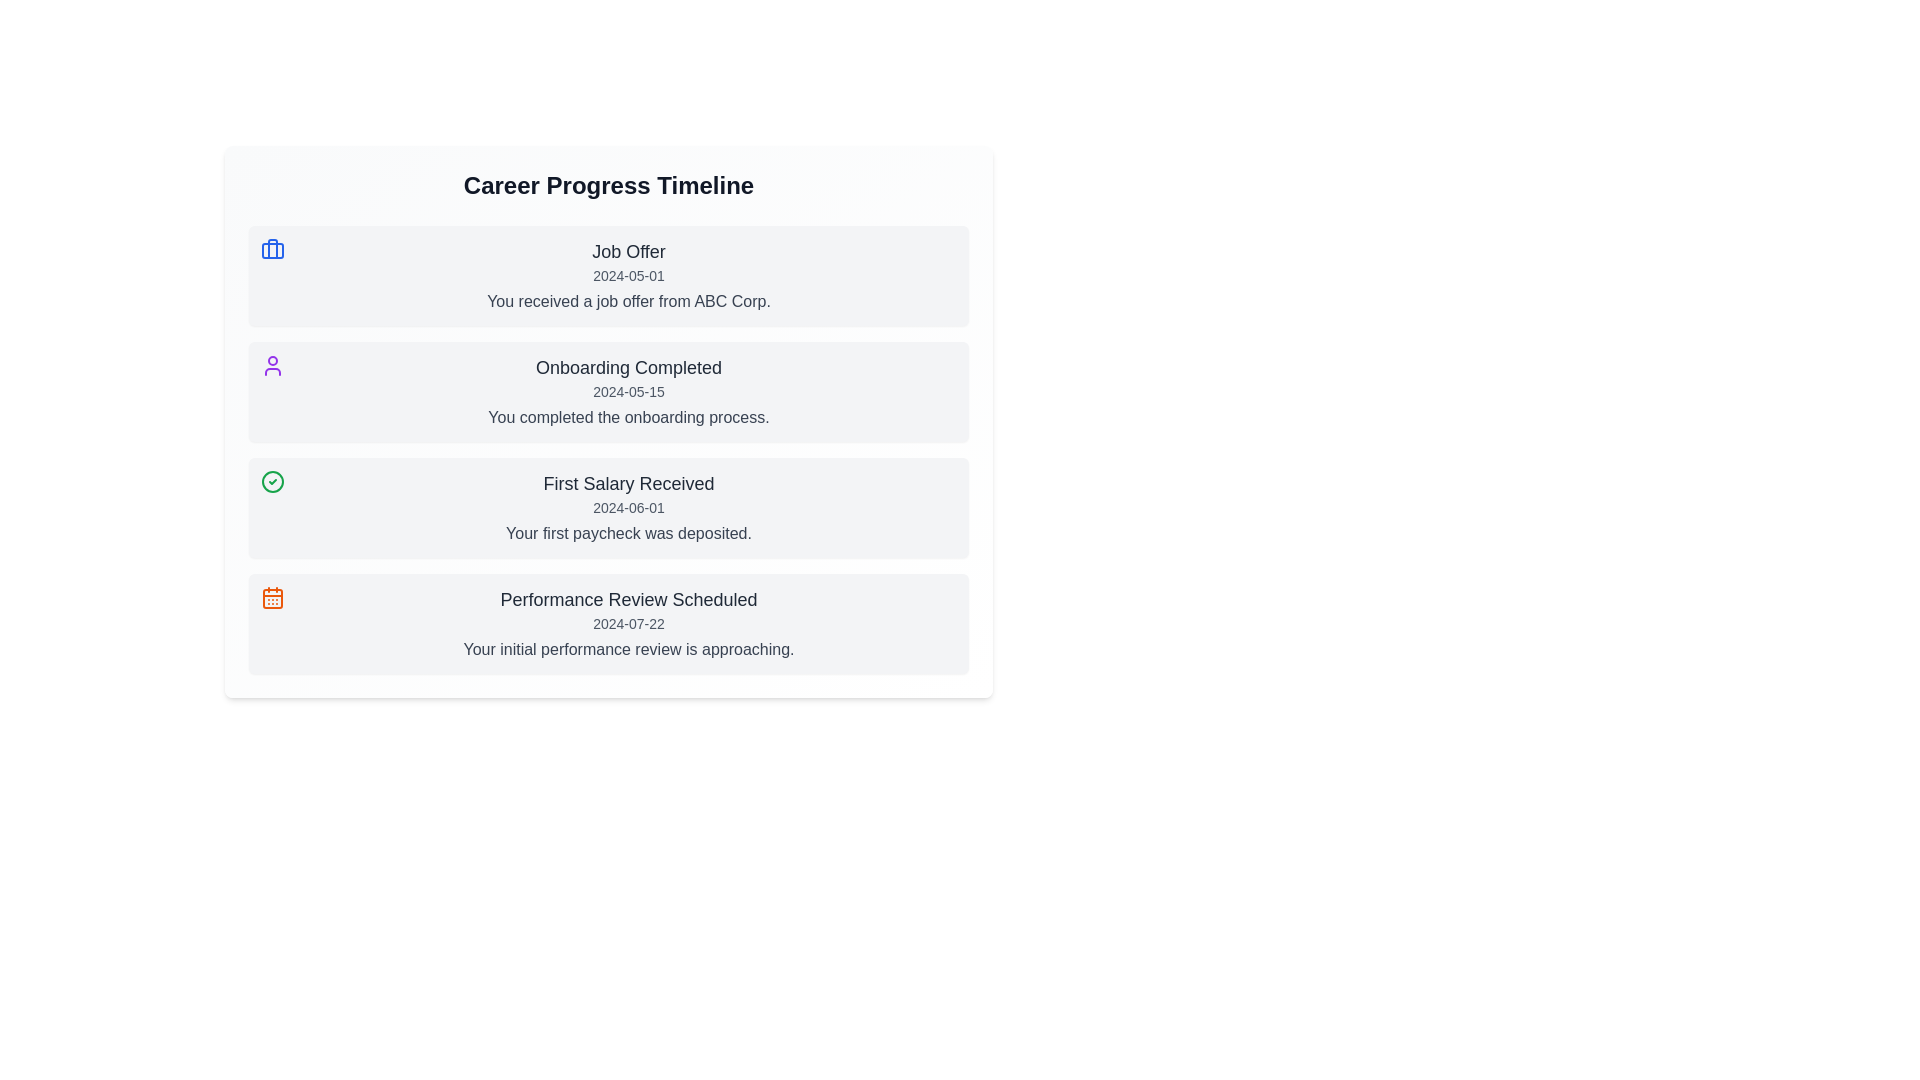 The image size is (1920, 1080). Describe the element at coordinates (608, 276) in the screenshot. I see `the first list item in the 'Career Progress Timeline' section, which has a light gray background, a blue icon on the left, and contains the heading 'Job Offer'` at that location.